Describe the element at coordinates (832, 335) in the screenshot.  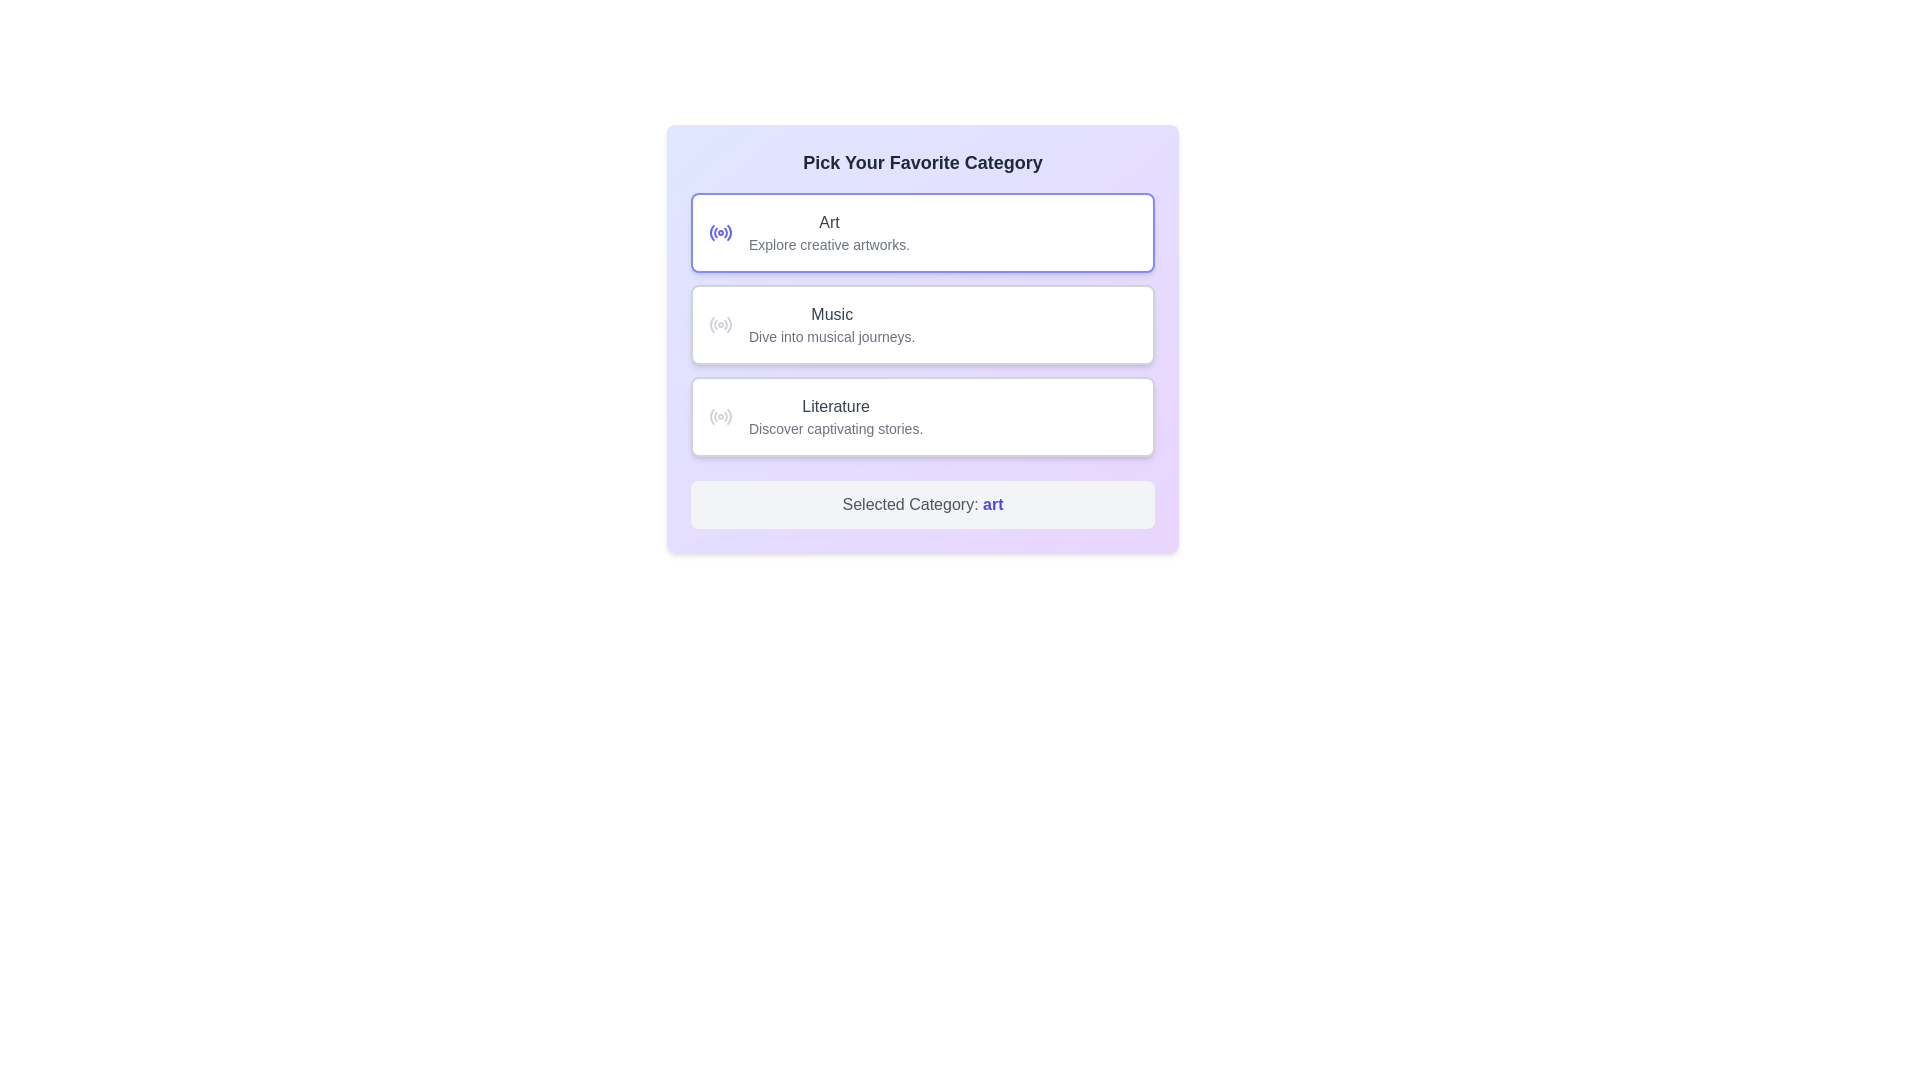
I see `the static text label that displays 'Dive into musical journeys.' which is positioned below the 'Music' heading in the second option box of the categories list` at that location.